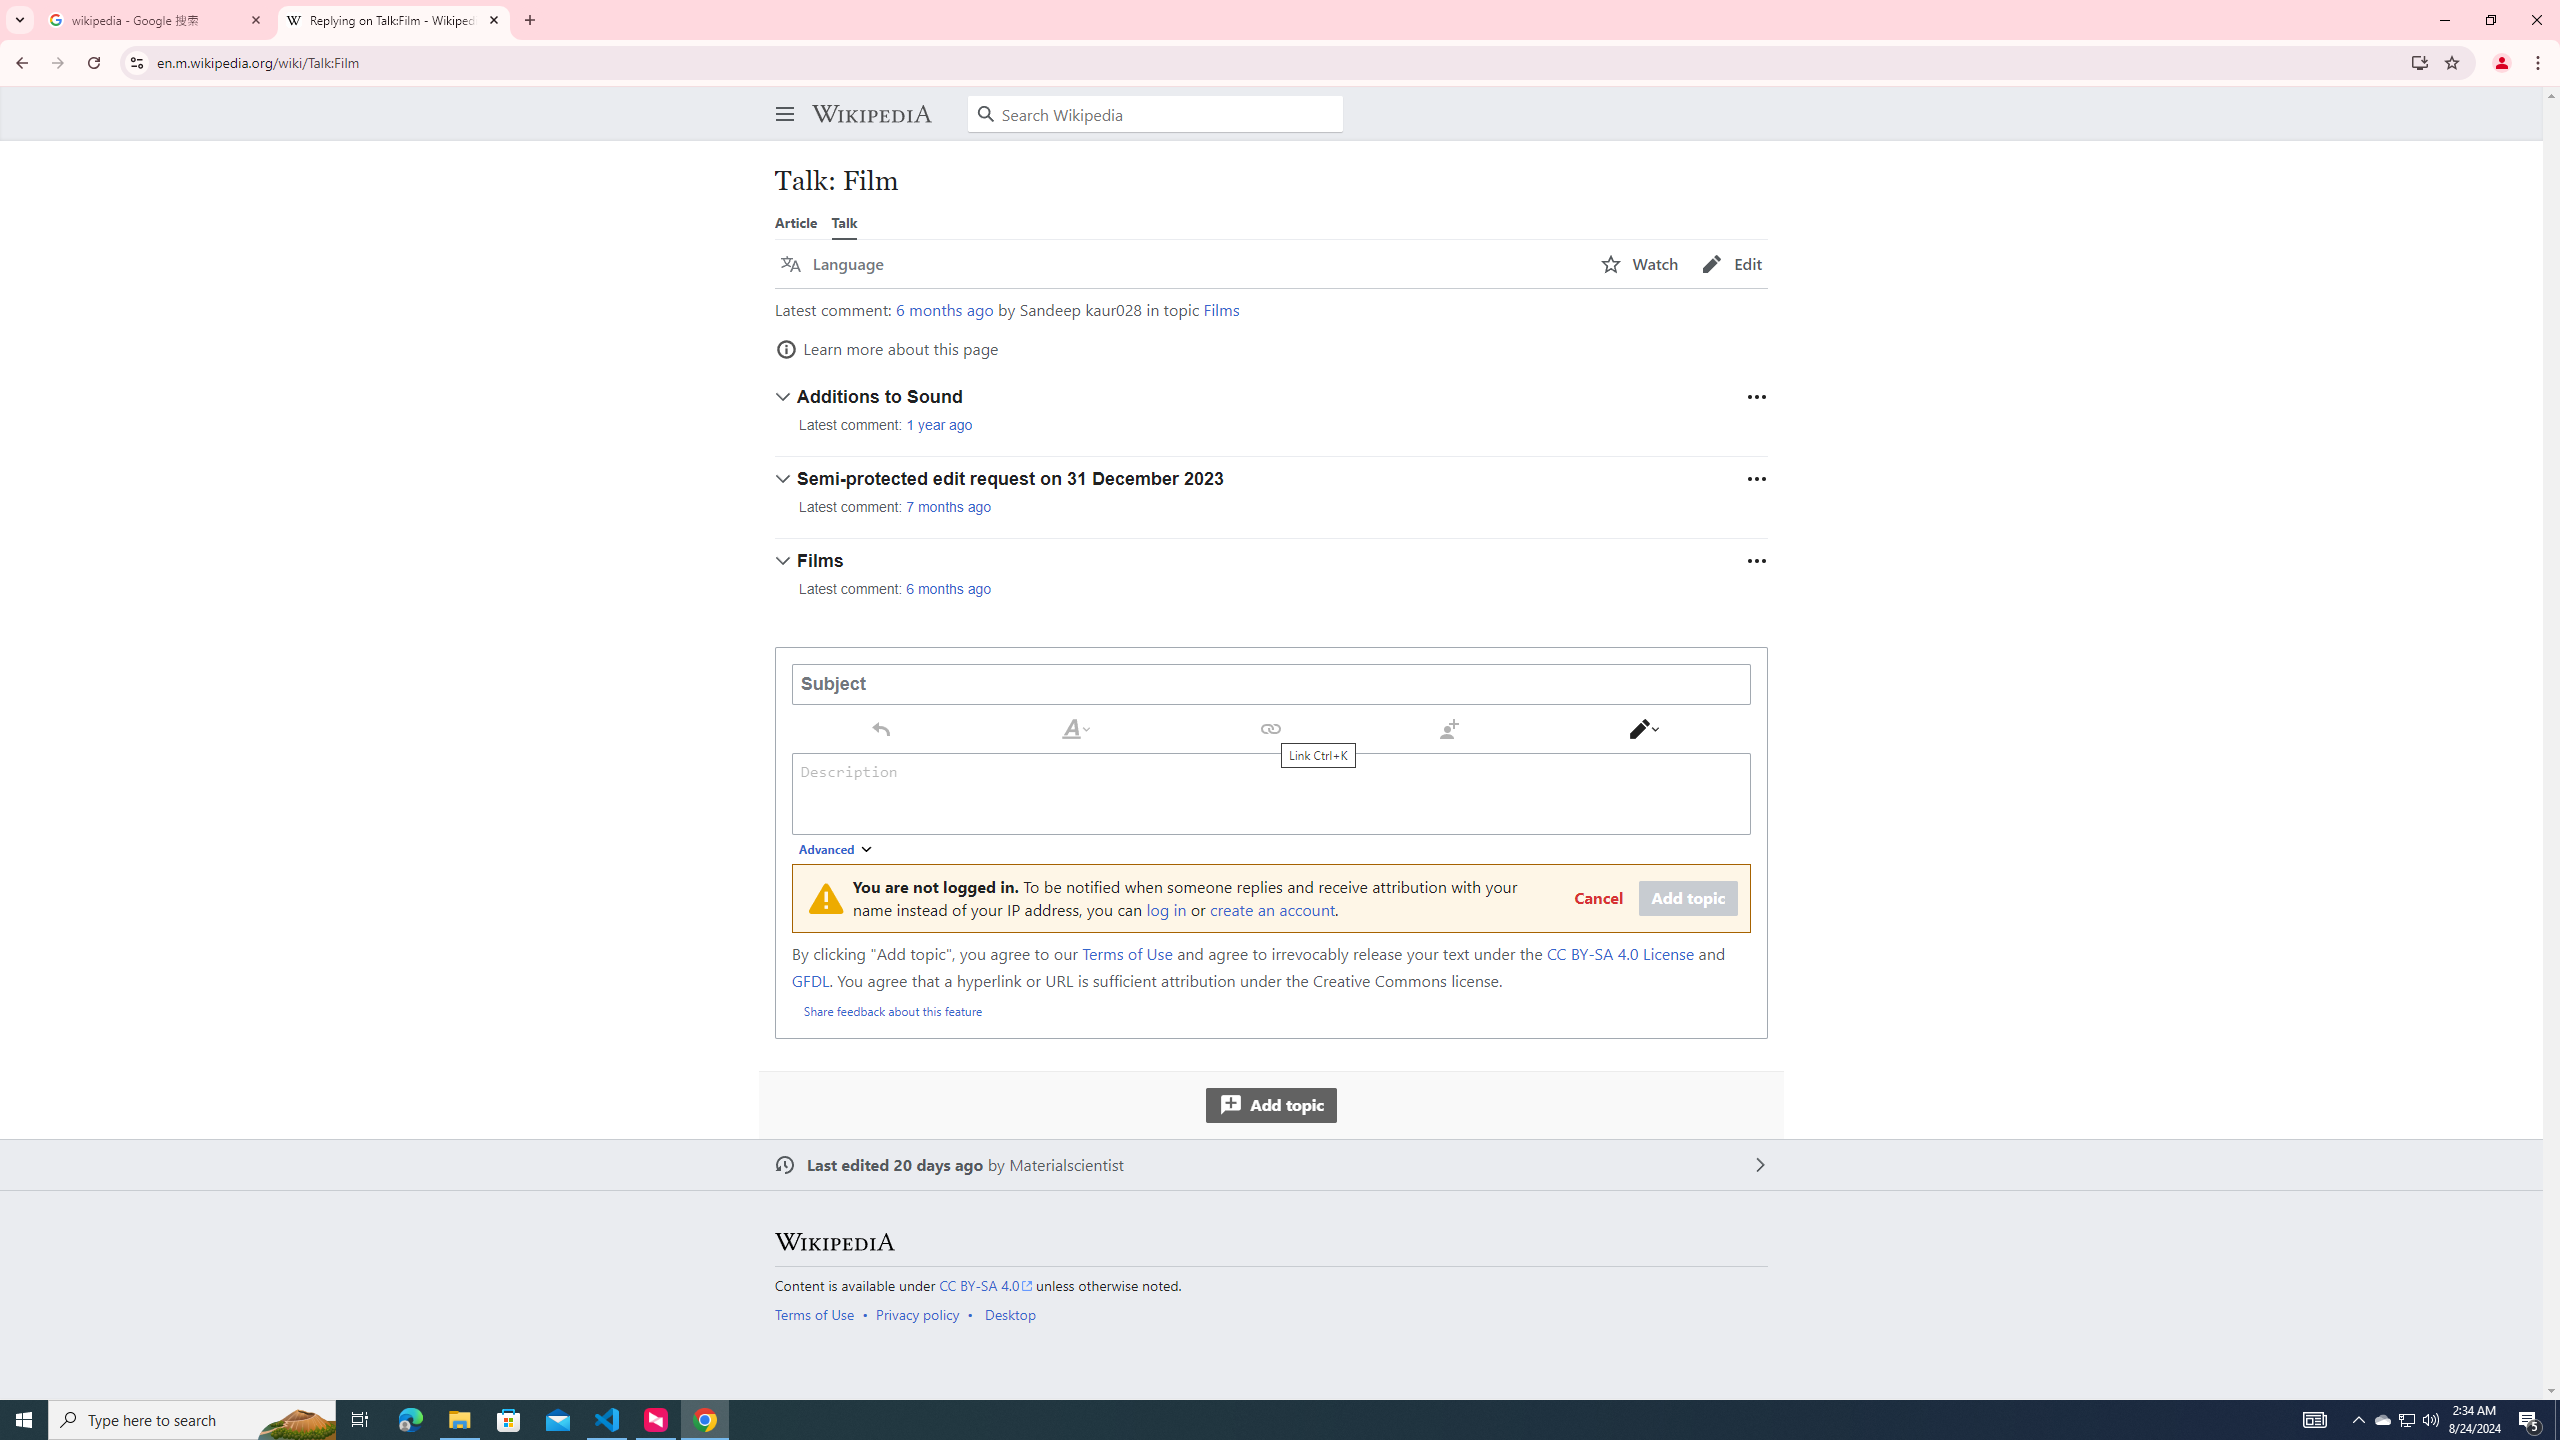 The width and height of the screenshot is (2560, 1440). What do you see at coordinates (1642, 727) in the screenshot?
I see `'Switch editor'` at bounding box center [1642, 727].